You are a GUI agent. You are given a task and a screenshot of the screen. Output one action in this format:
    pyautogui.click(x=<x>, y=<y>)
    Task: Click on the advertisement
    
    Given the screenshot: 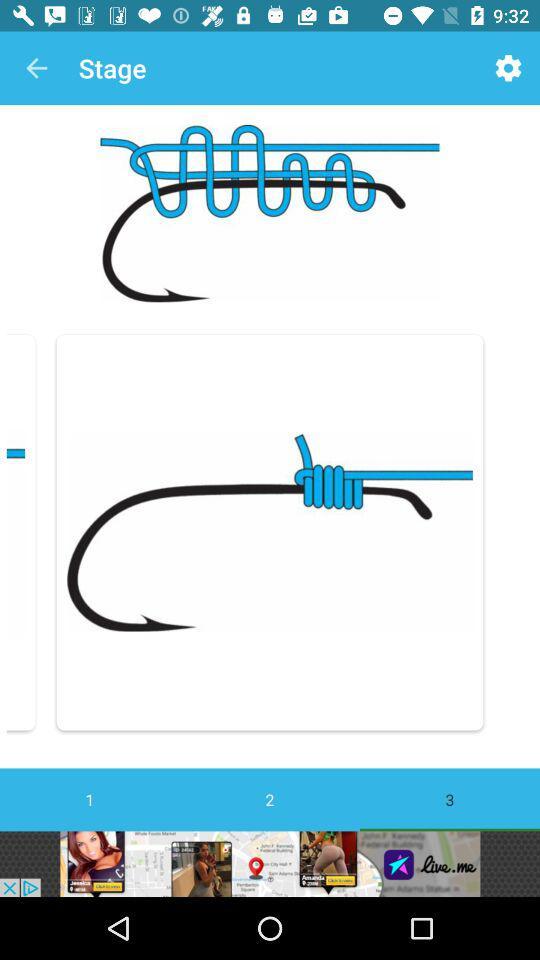 What is the action you would take?
    pyautogui.click(x=270, y=863)
    